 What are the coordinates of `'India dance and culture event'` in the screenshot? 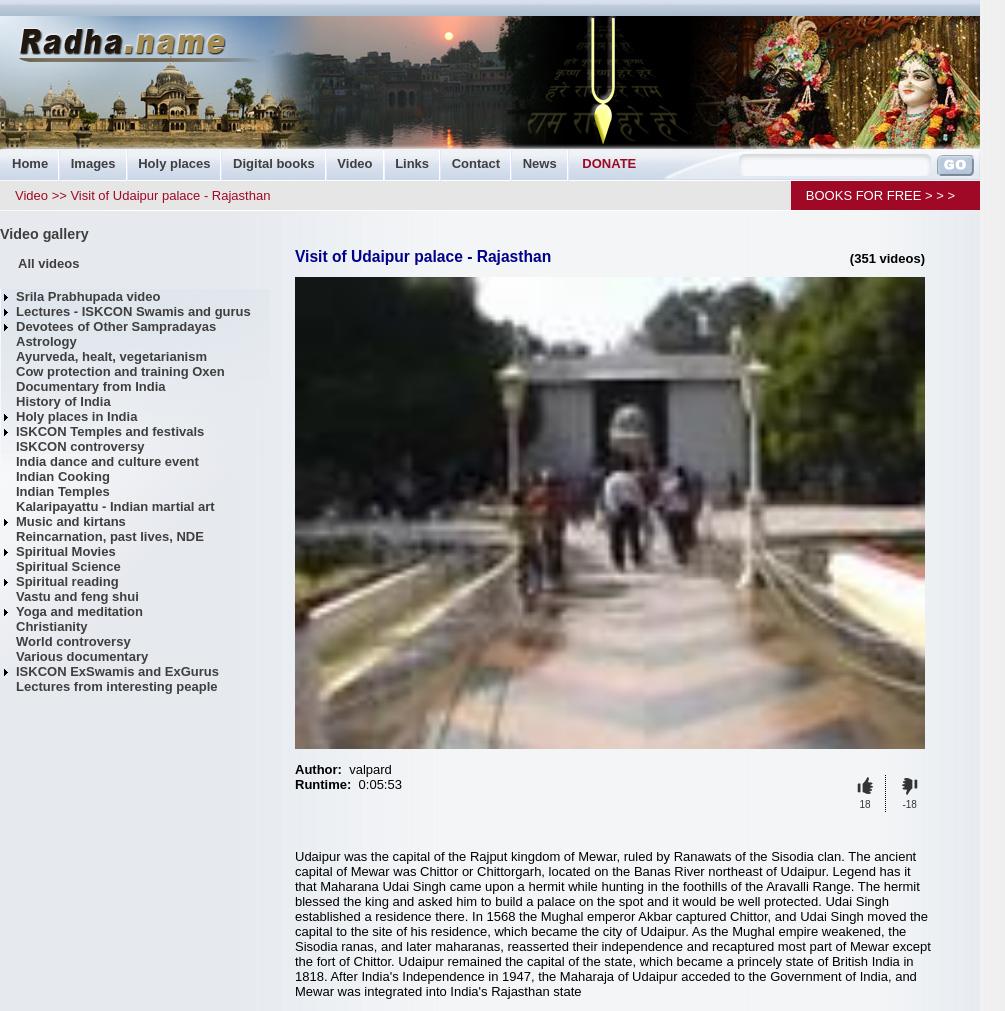 It's located at (107, 460).